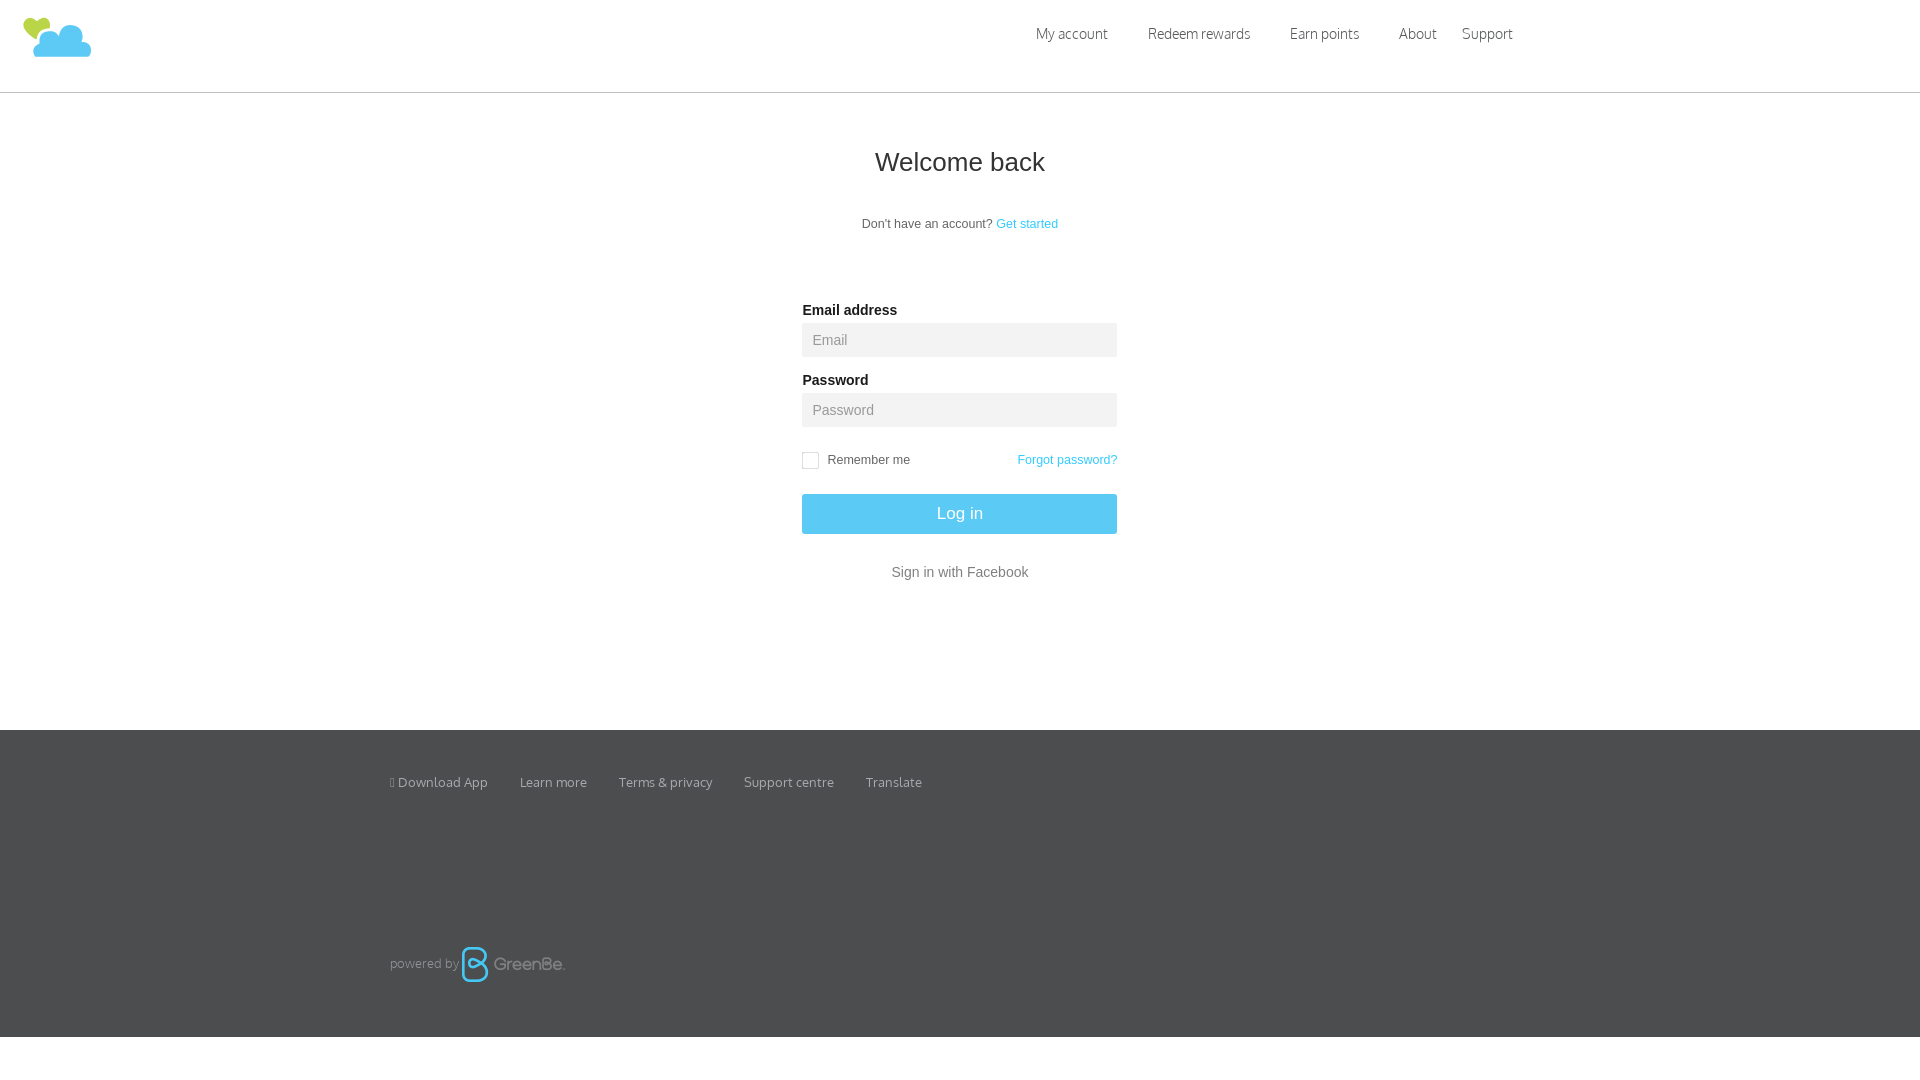 The height and width of the screenshot is (1080, 1920). Describe the element at coordinates (1487, 34) in the screenshot. I see `'Support'` at that location.